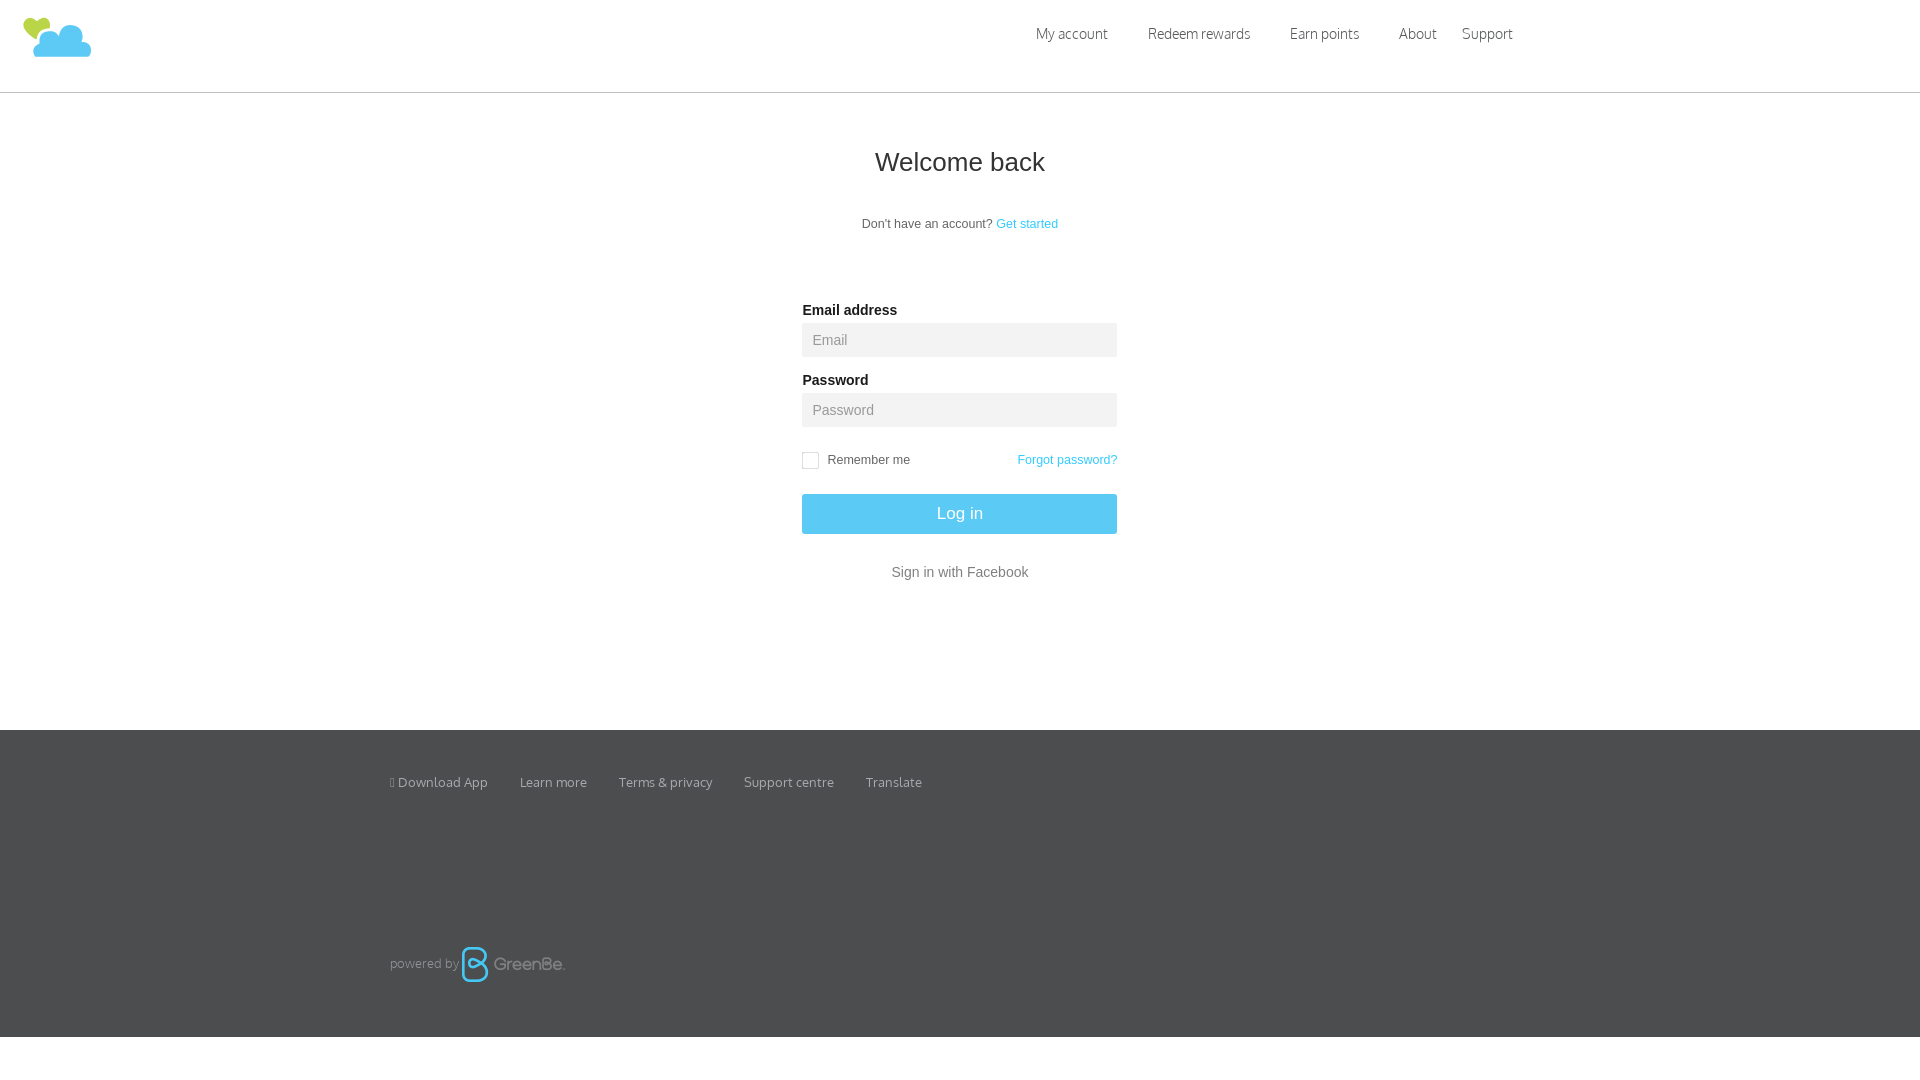 The height and width of the screenshot is (1080, 1920). Describe the element at coordinates (1487, 34) in the screenshot. I see `'Support'` at that location.